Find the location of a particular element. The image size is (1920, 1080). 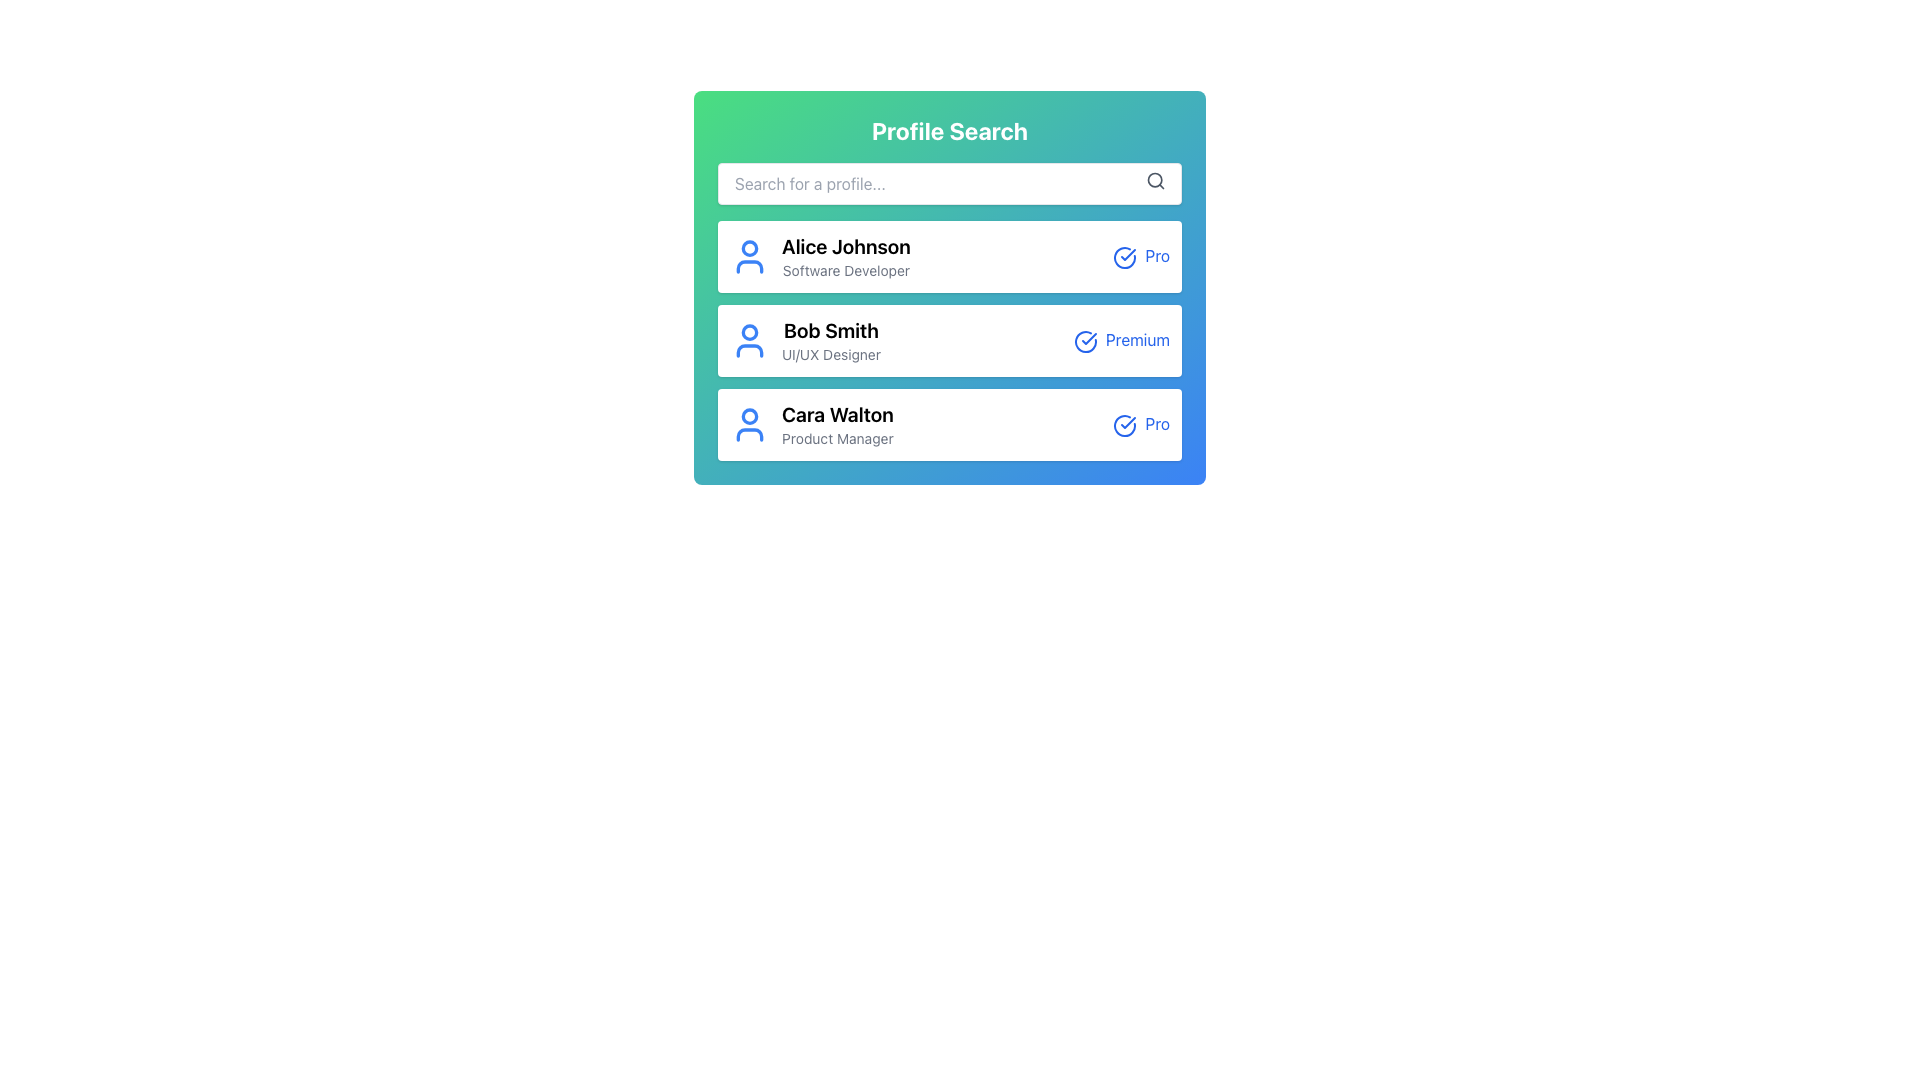

the small blue circular icon with a white outline located at the top center of the SVG icon representing 'Bob Smith' in the profile list is located at coordinates (748, 330).